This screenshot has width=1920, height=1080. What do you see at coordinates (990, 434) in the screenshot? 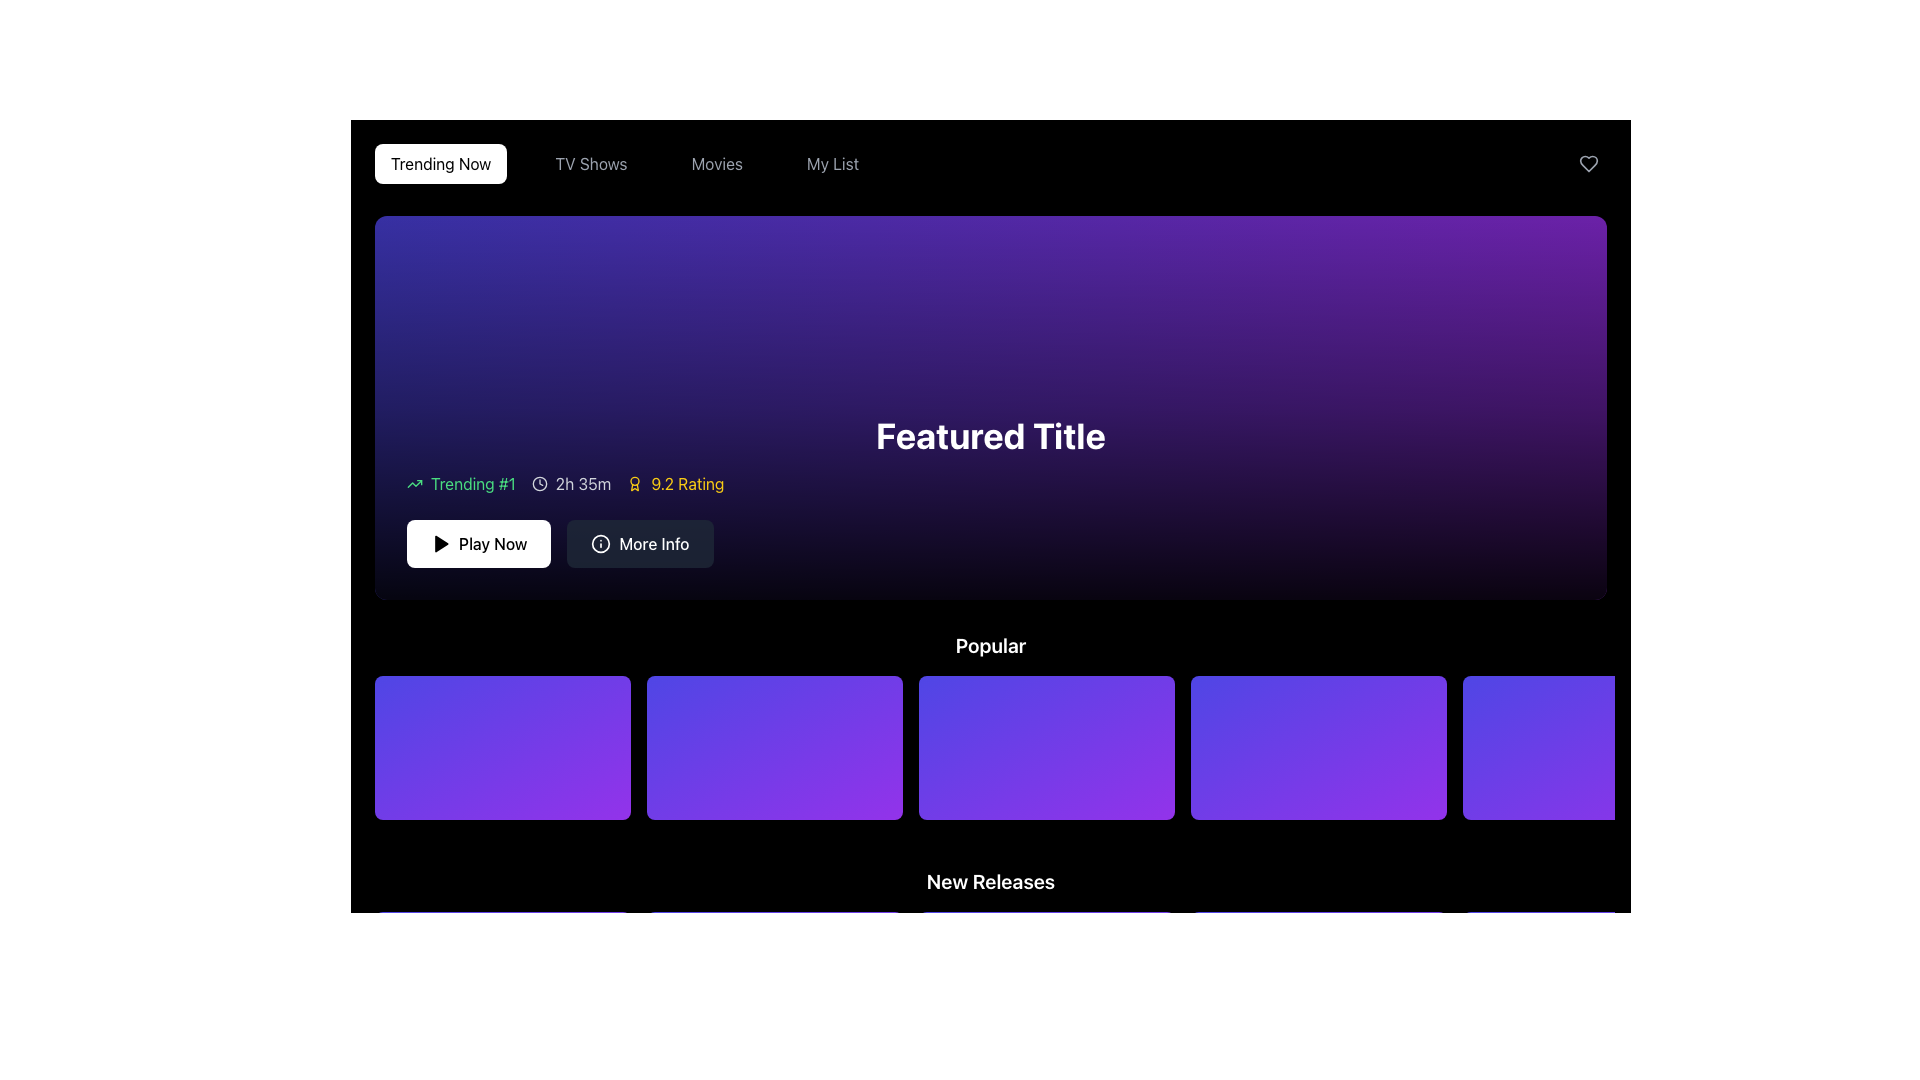
I see `the featured title text label, which is centrally positioned above additional information such as 'Trending #1', '2h 35m', and '9.2 Rating'` at bounding box center [990, 434].